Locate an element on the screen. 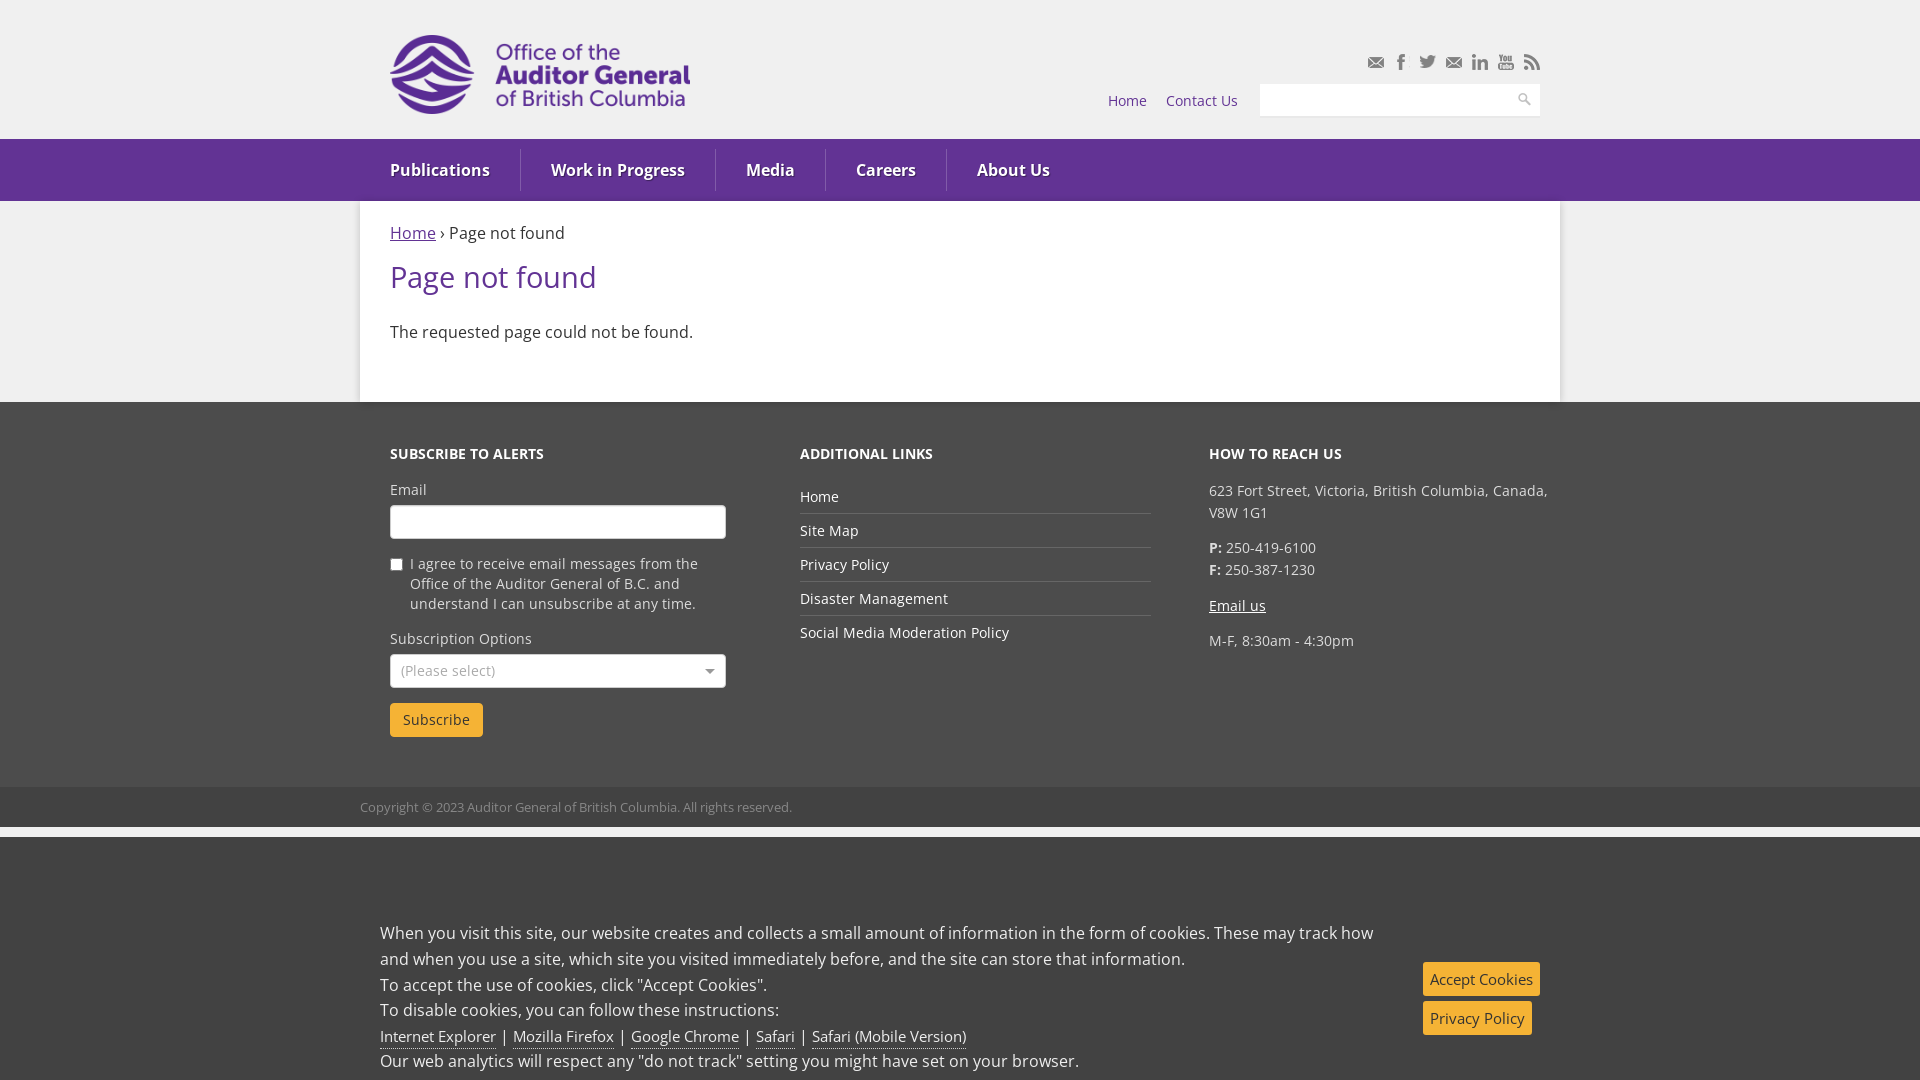 The width and height of the screenshot is (1920, 1080). 'Media' is located at coordinates (769, 168).